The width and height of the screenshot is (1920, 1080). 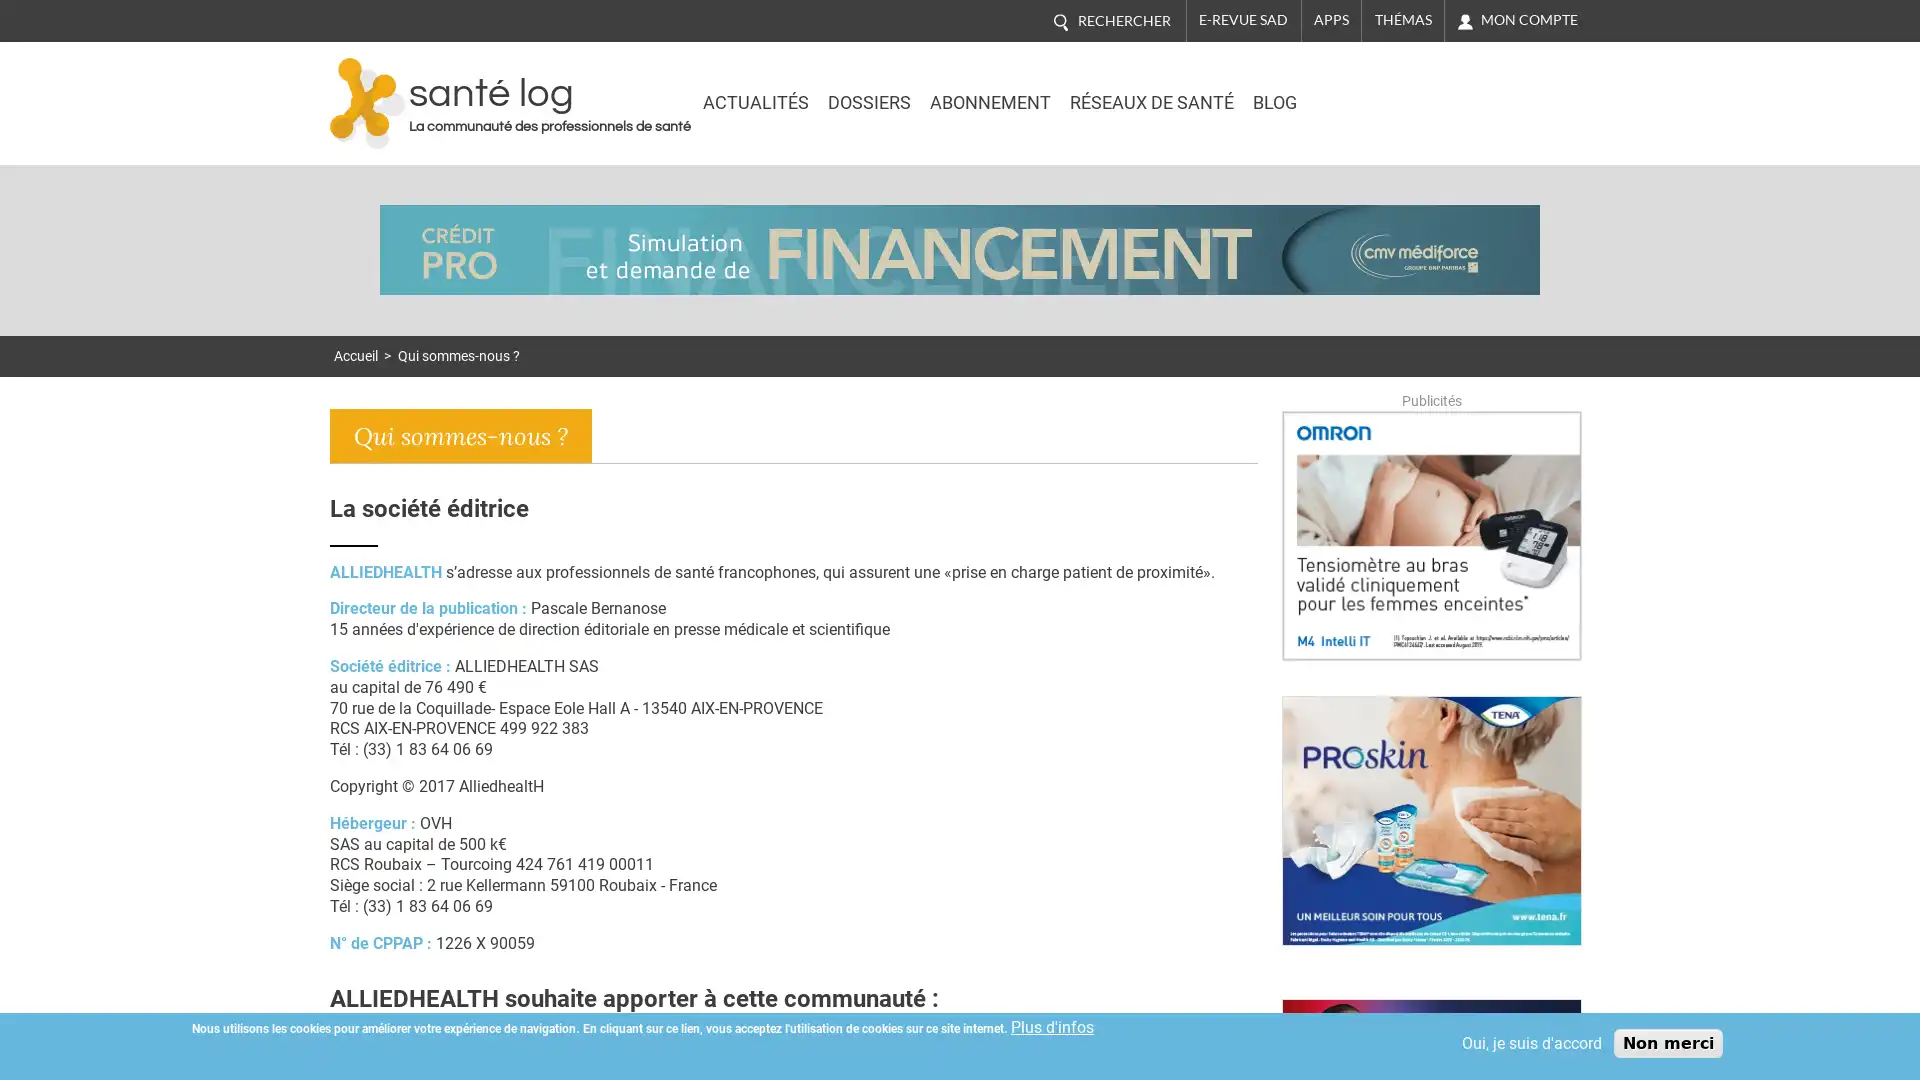 I want to click on Non merci, so click(x=1668, y=1042).